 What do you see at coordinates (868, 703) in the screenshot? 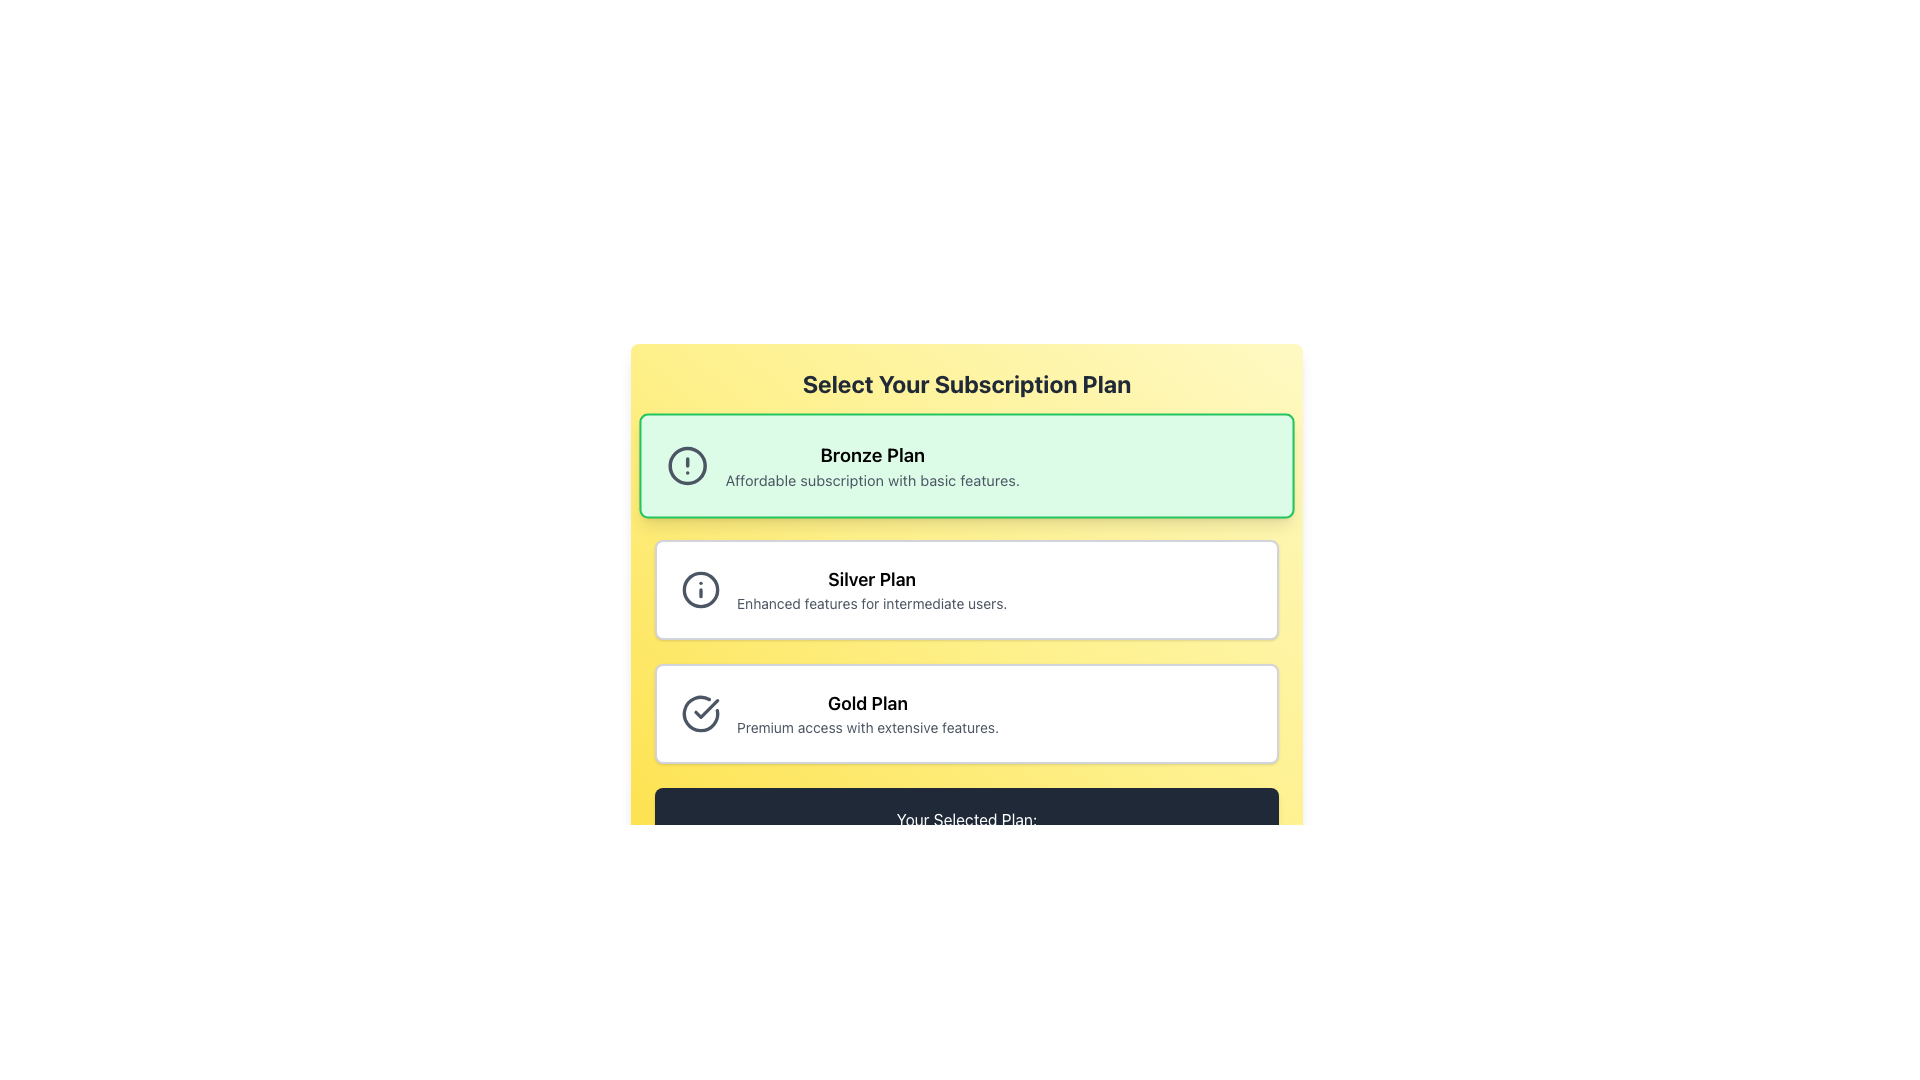
I see `the text label indicating the 'Gold Plan' subscription option, which is located in the center of the third option block, positioned below the 'Silver Plan' and above 'Your Selected Plan'` at bounding box center [868, 703].